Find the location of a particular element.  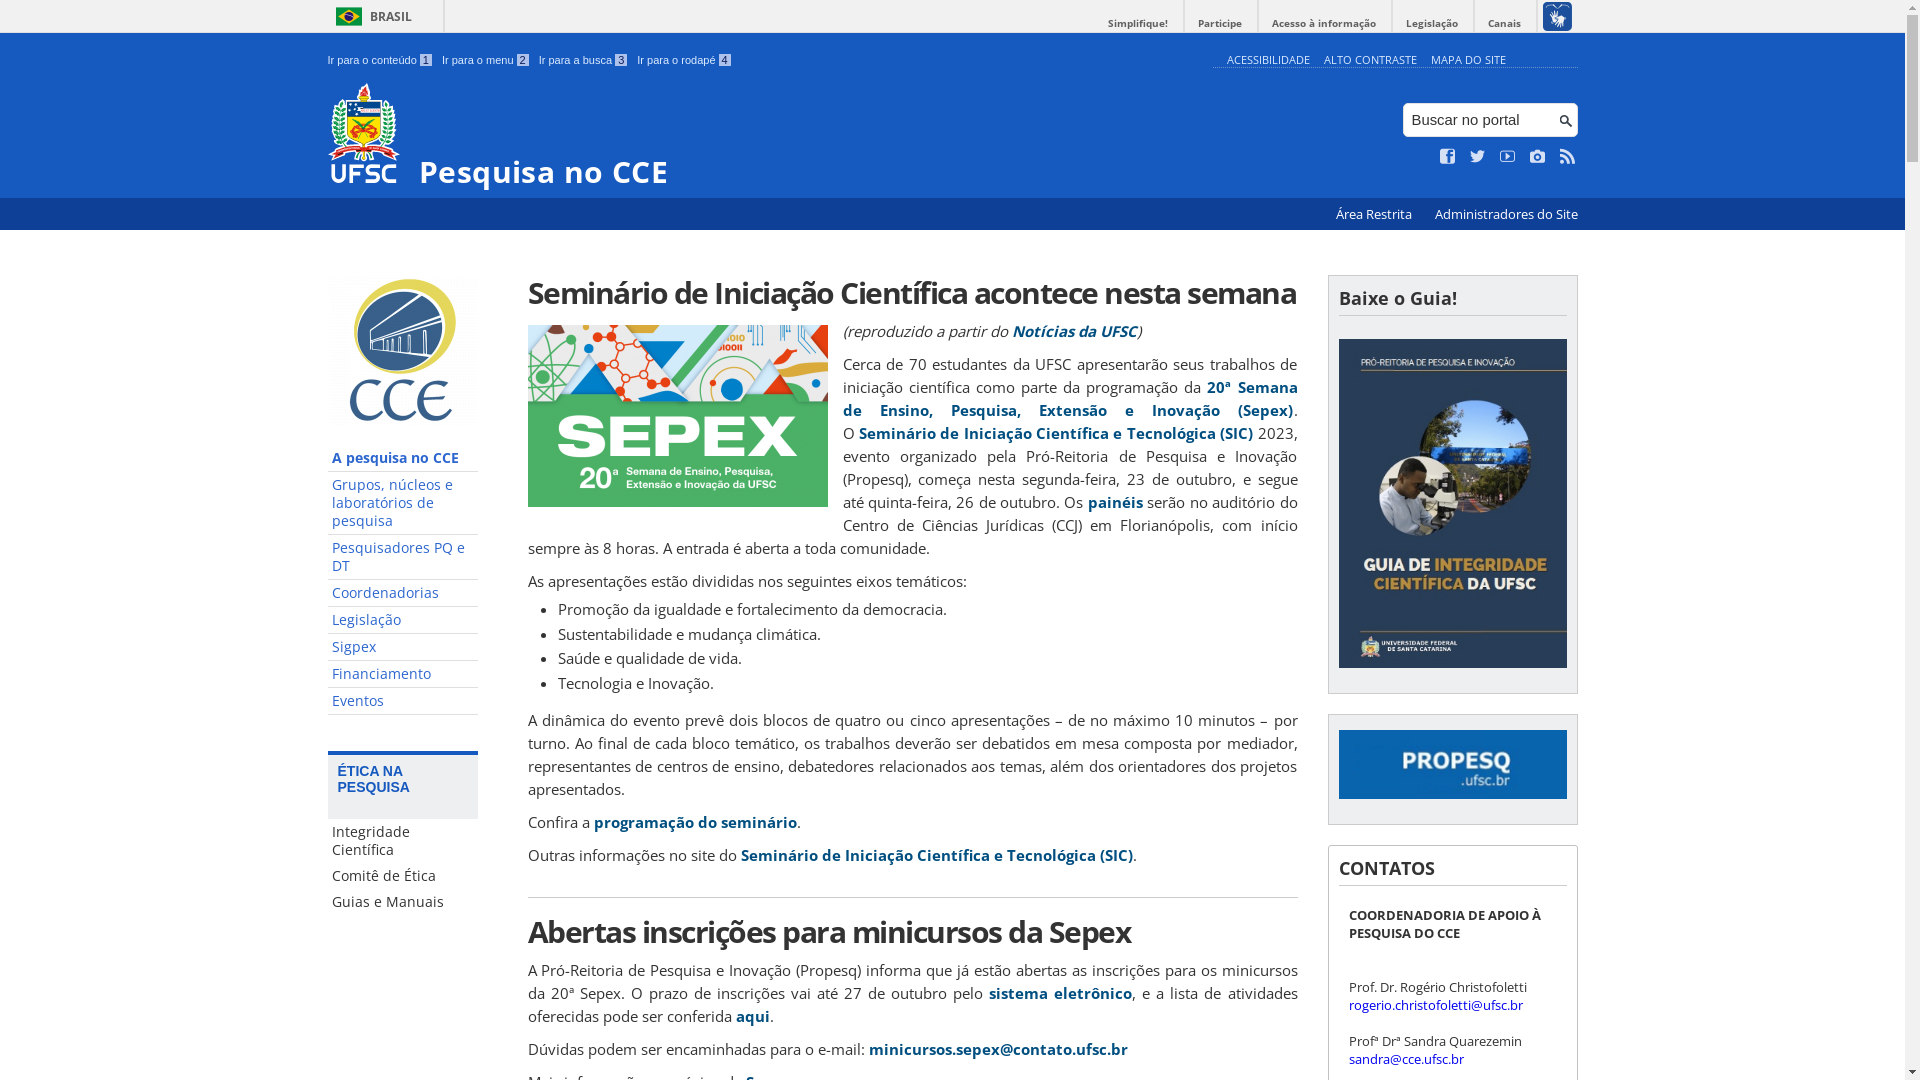

'MAPA DO SITE' is located at coordinates (1467, 58).